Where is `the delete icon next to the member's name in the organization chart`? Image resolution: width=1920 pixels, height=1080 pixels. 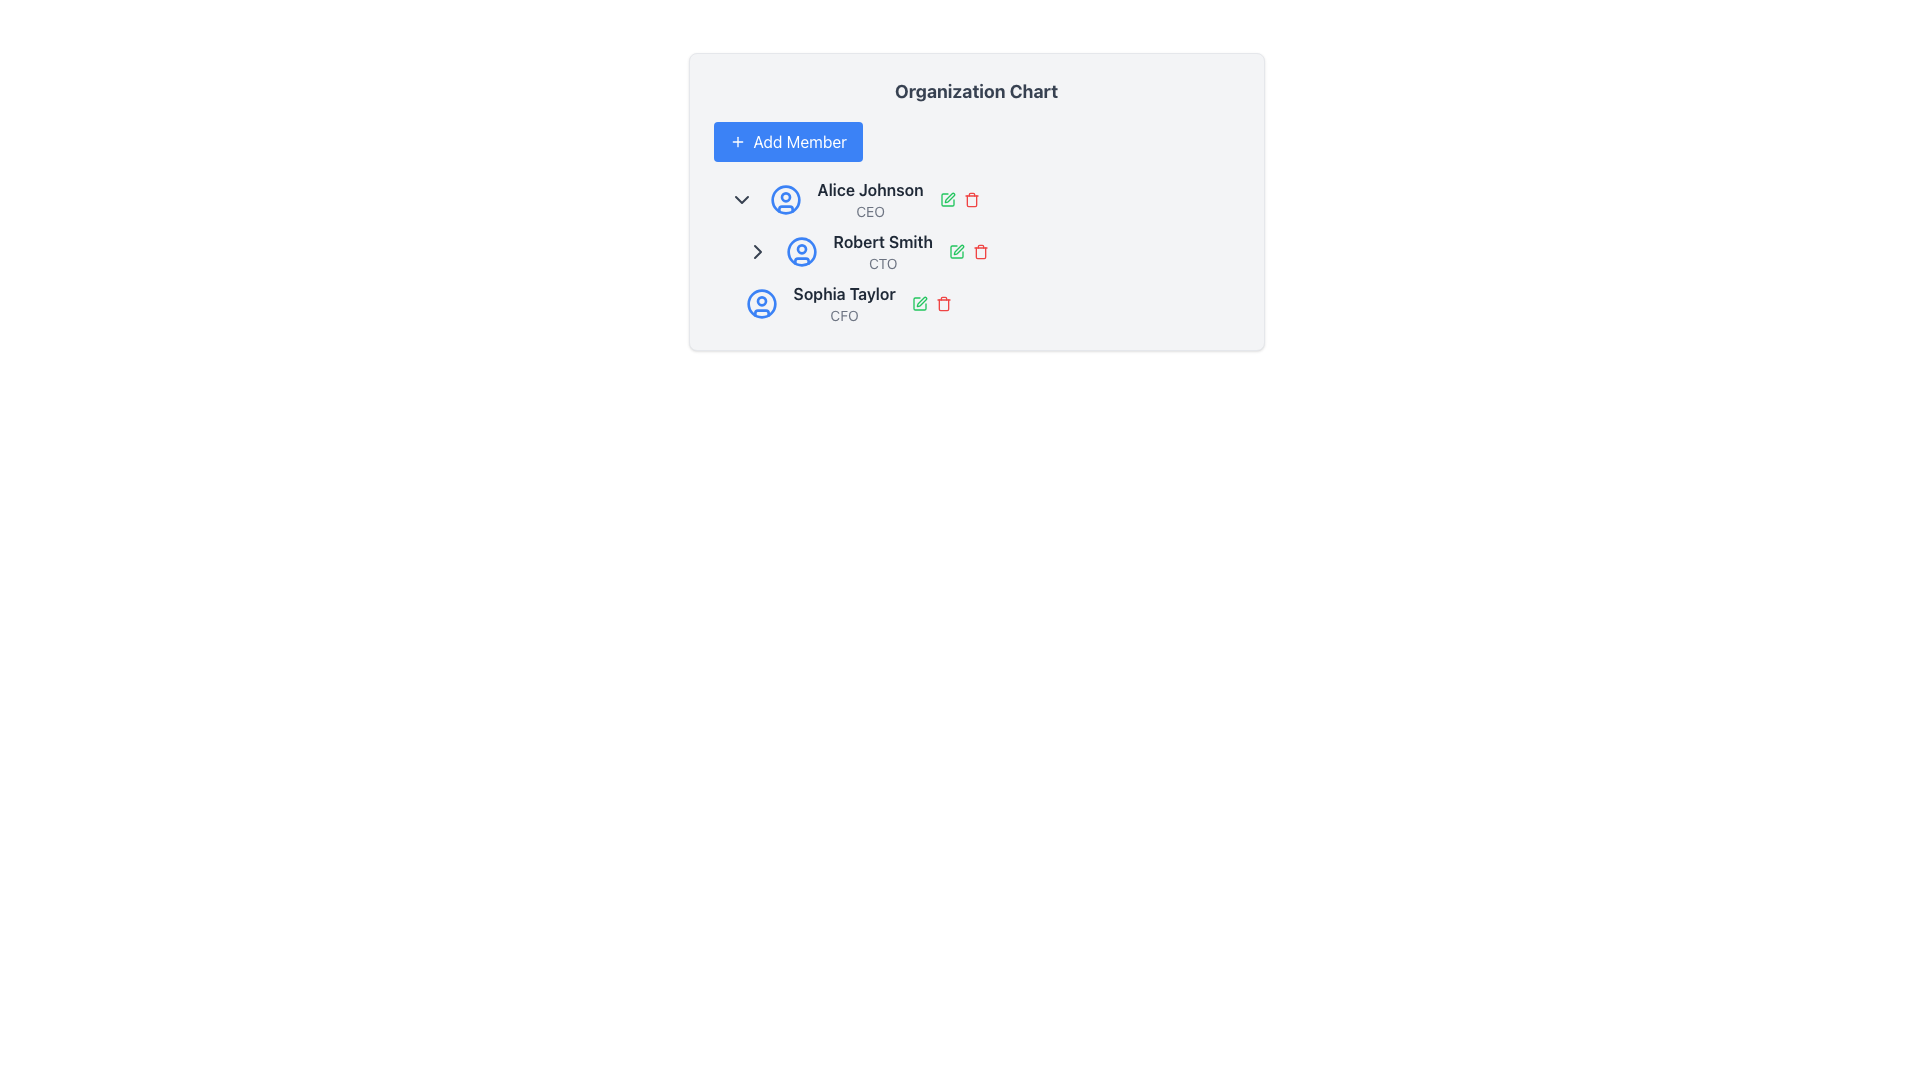
the delete icon next to the member's name in the organization chart is located at coordinates (976, 250).